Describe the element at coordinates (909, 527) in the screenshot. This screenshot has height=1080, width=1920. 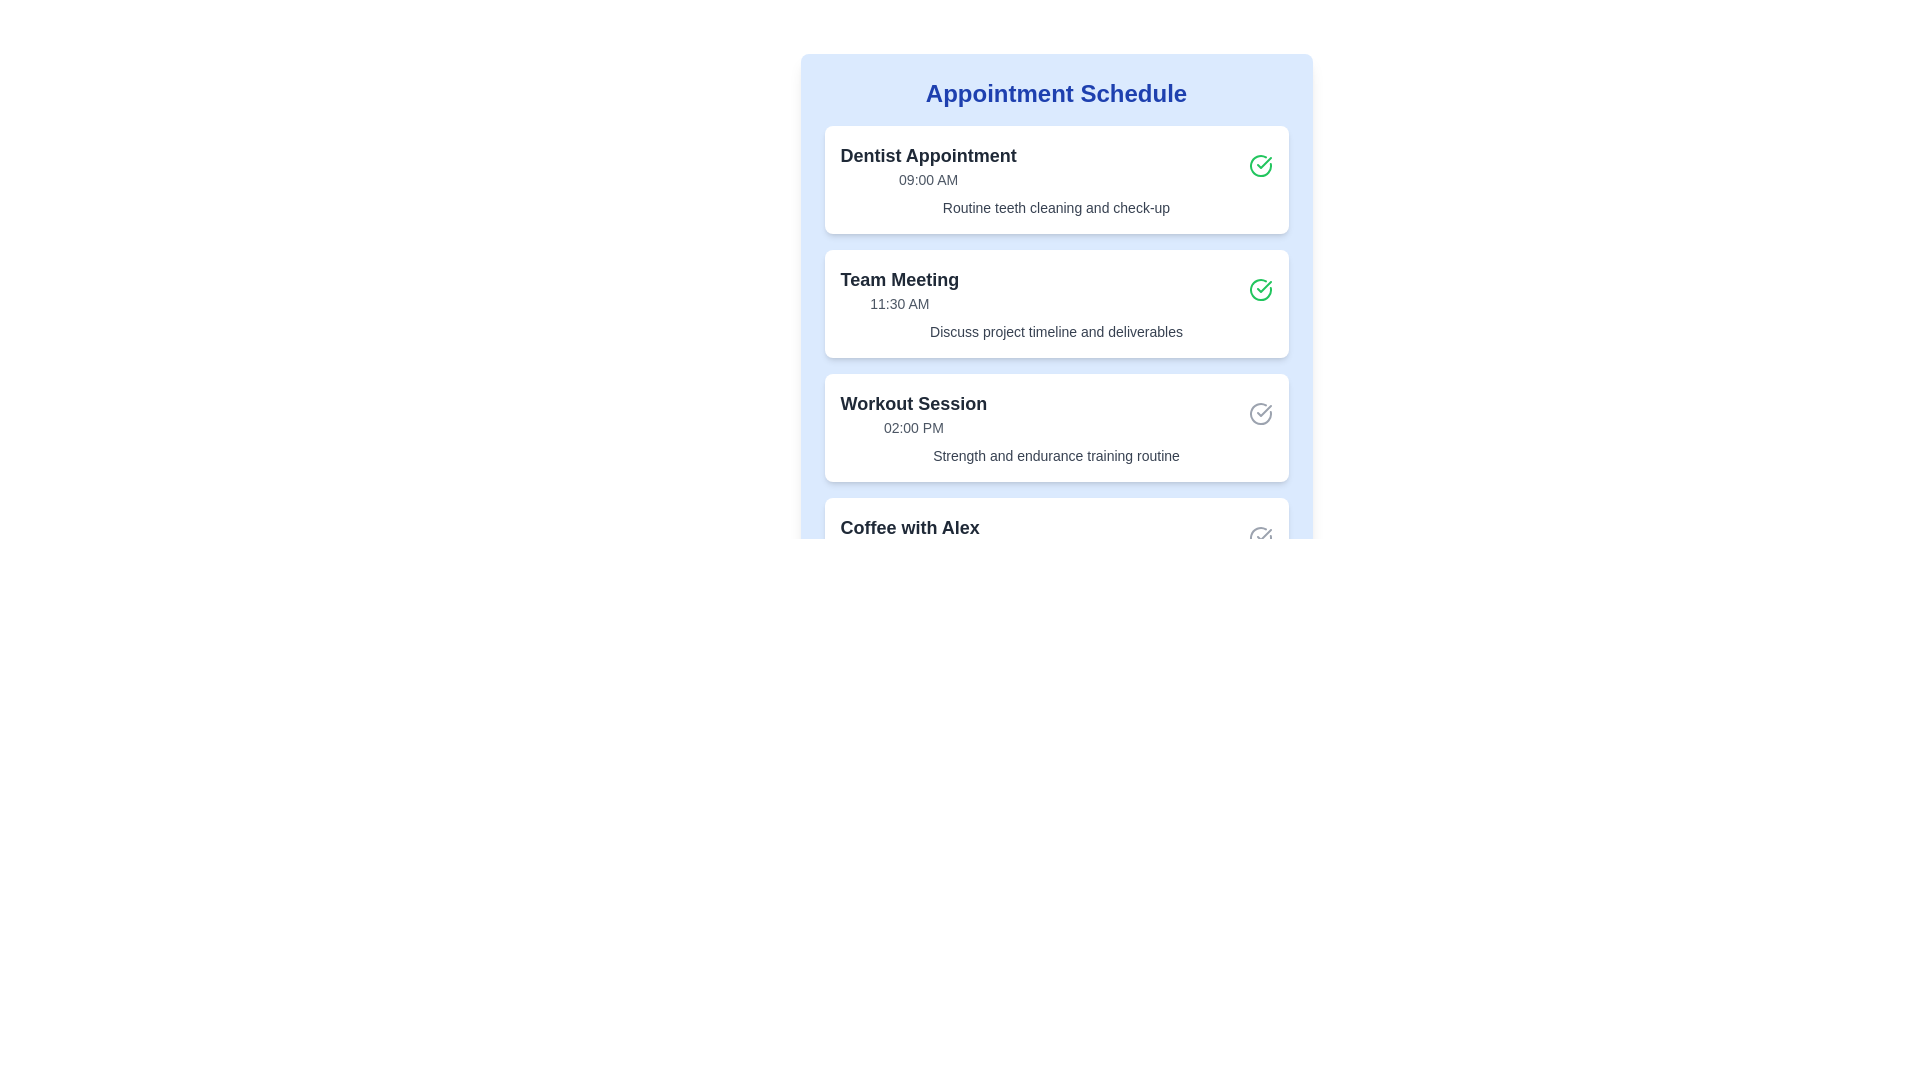
I see `the prominent text label 'Coffee with Alex' located at the bottom of the 'Appointment Schedule' list` at that location.